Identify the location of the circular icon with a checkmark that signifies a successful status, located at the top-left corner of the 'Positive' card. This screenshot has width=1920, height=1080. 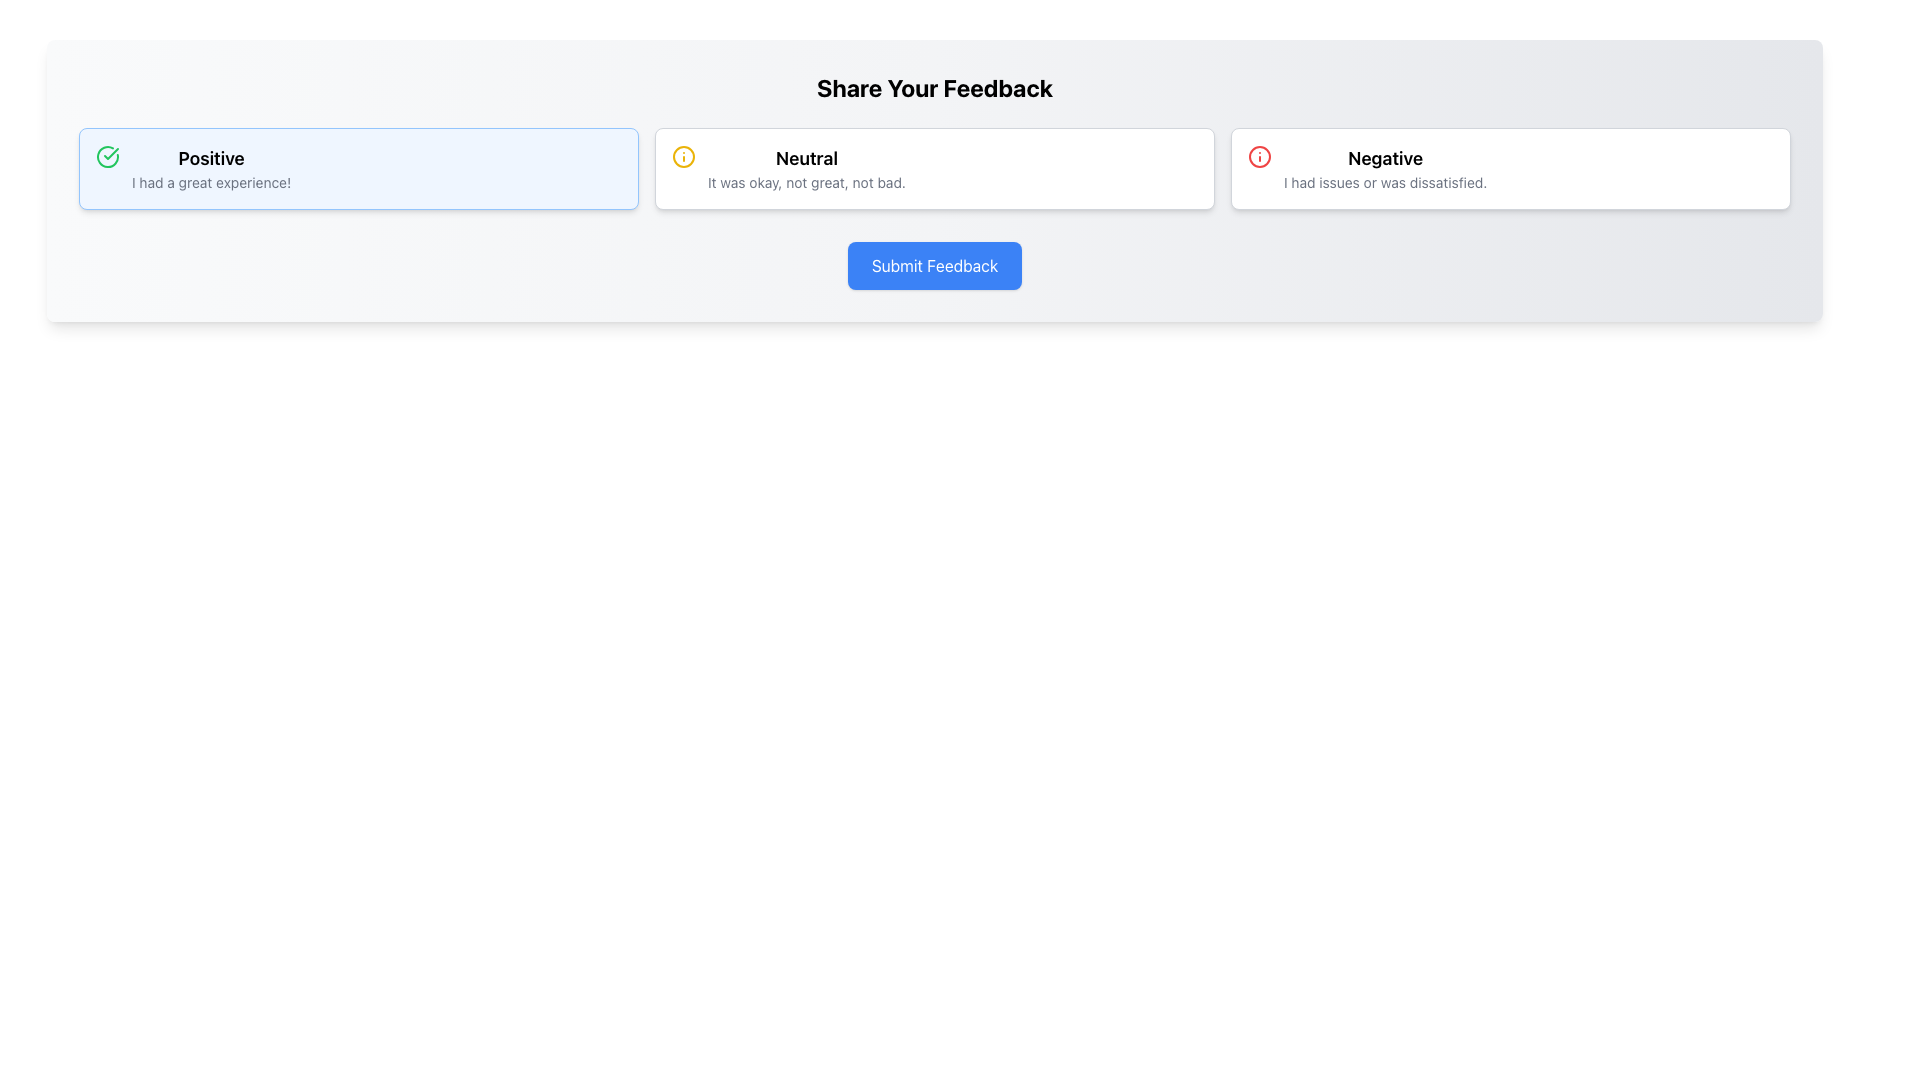
(107, 156).